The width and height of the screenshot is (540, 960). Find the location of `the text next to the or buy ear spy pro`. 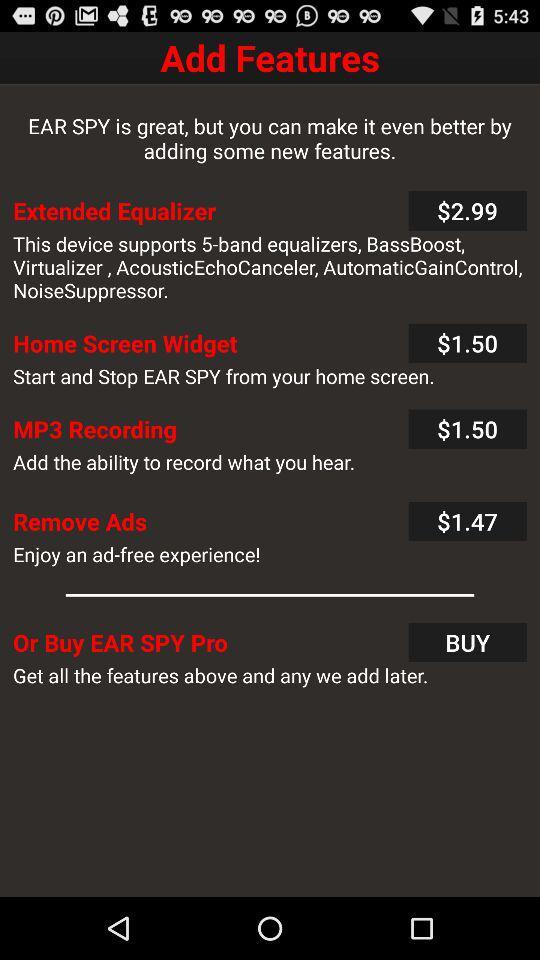

the text next to the or buy ear spy pro is located at coordinates (468, 641).